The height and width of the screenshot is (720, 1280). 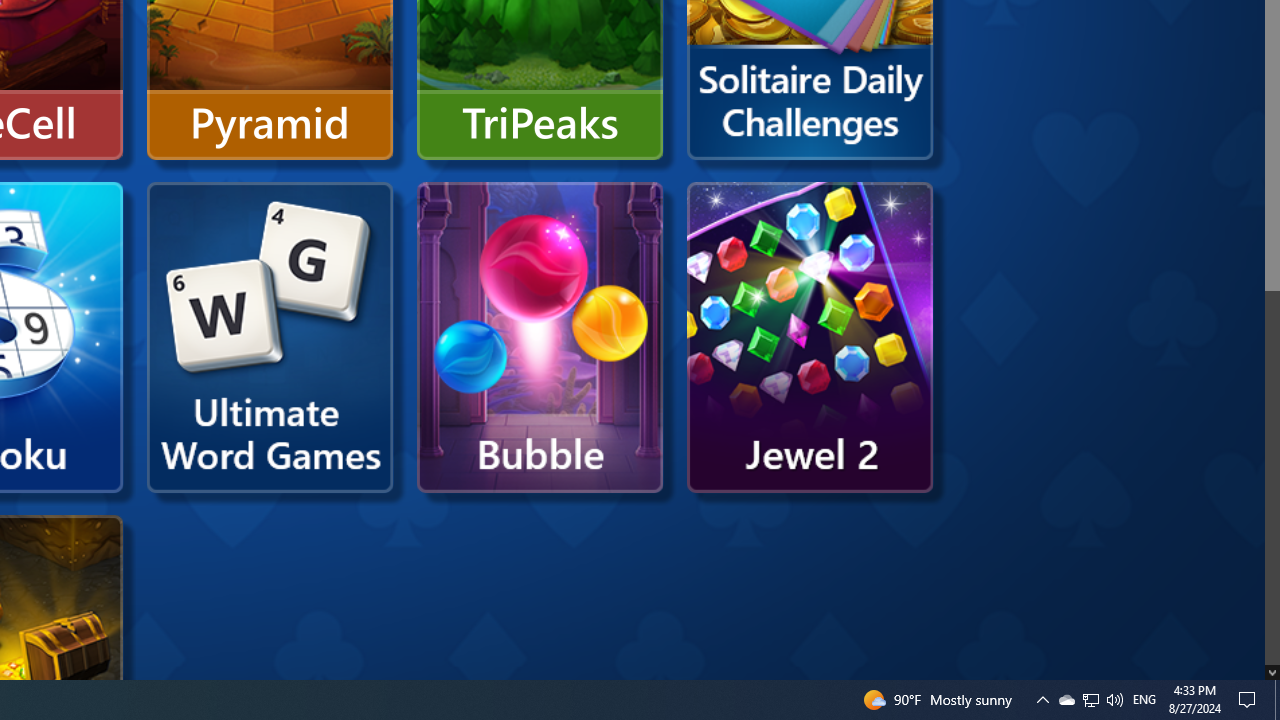 What do you see at coordinates (269, 336) in the screenshot?
I see `'Microsoft UWG'` at bounding box center [269, 336].